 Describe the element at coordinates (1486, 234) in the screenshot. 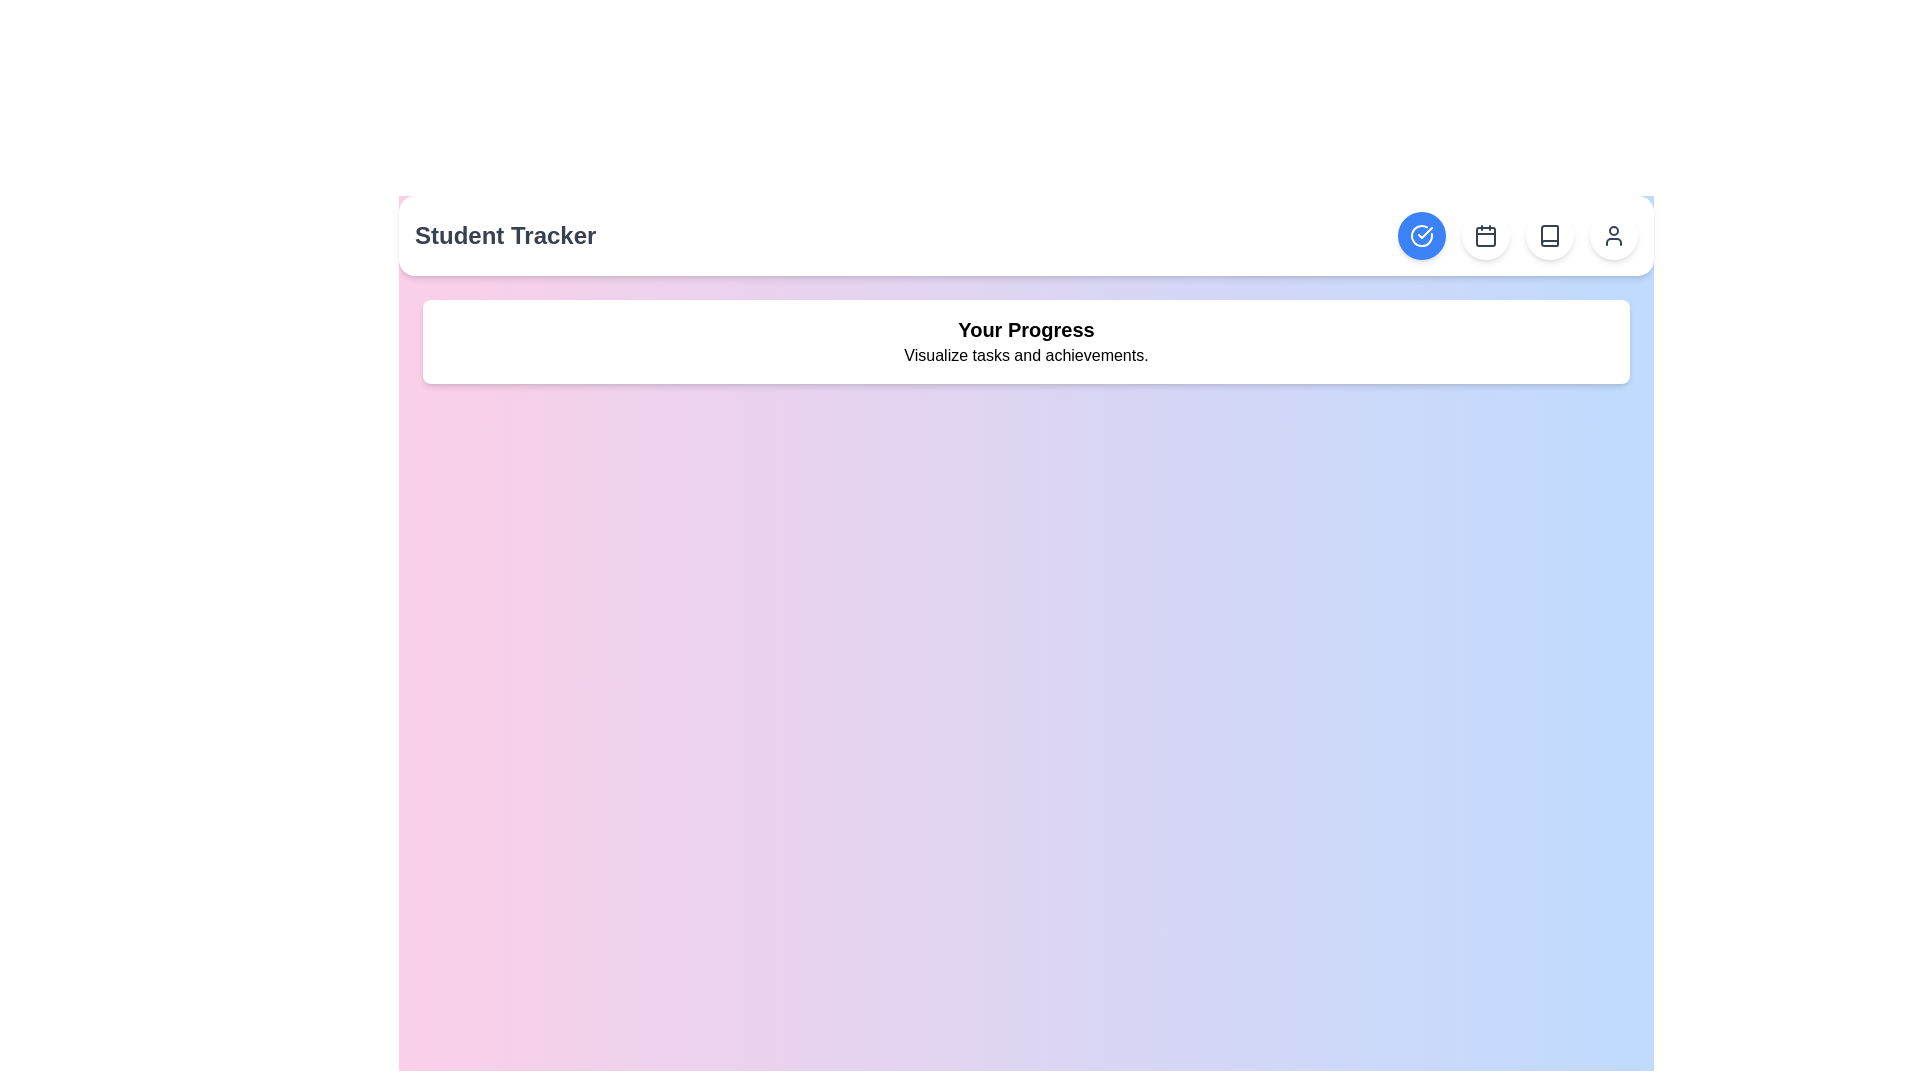

I see `the circular button with a calendar icon, located near the top-right corner of the interface` at that location.